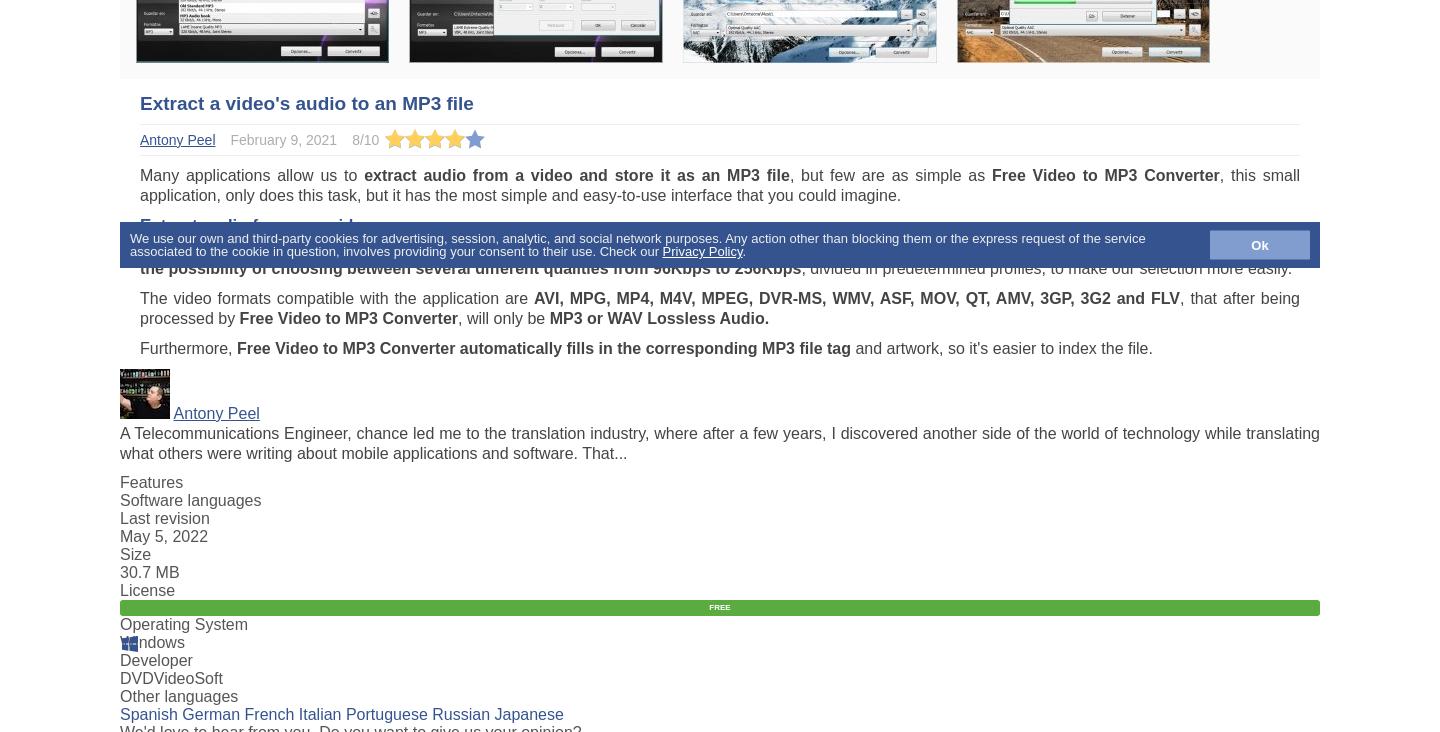 The image size is (1440, 732). What do you see at coordinates (267, 714) in the screenshot?
I see `'French'` at bounding box center [267, 714].